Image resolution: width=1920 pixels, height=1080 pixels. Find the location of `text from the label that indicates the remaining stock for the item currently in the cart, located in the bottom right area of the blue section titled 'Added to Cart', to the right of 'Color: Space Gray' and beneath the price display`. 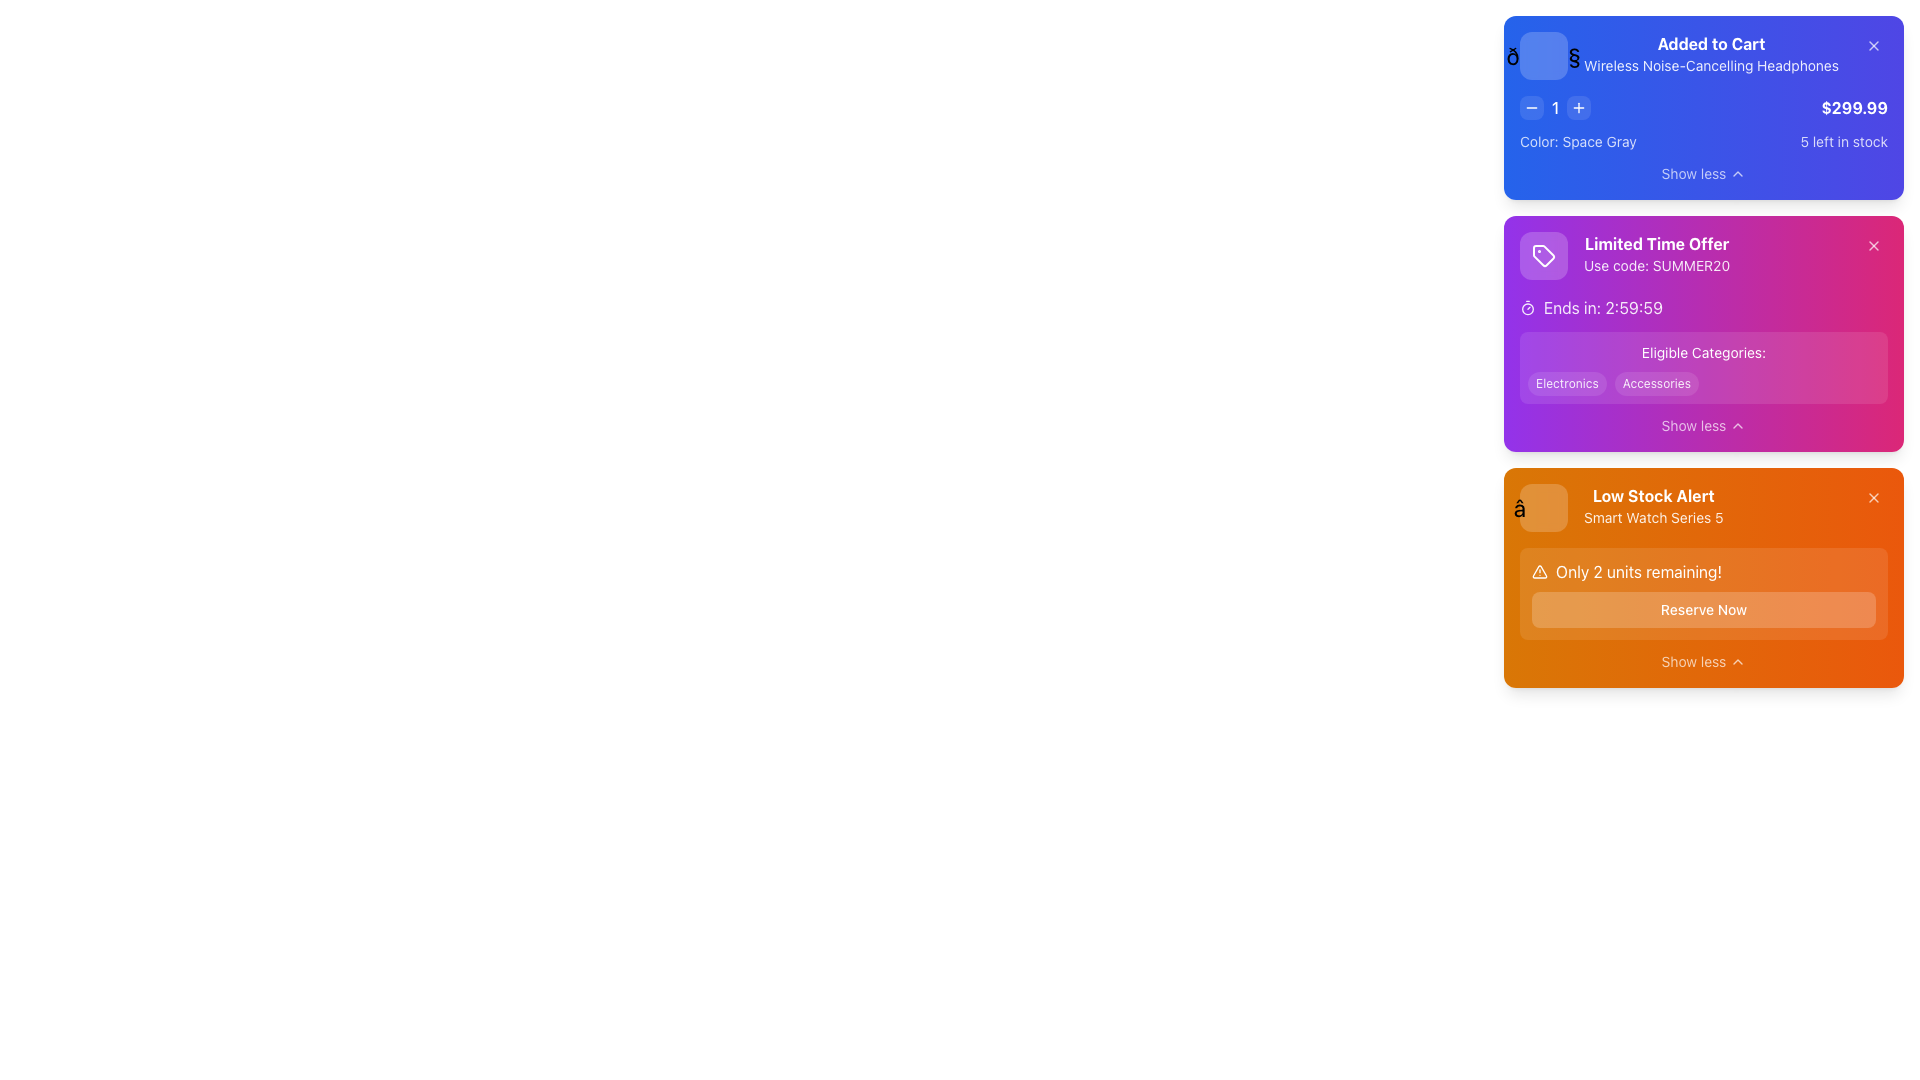

text from the label that indicates the remaining stock for the item currently in the cart, located in the bottom right area of the blue section titled 'Added to Cart', to the right of 'Color: Space Gray' and beneath the price display is located at coordinates (1843, 141).